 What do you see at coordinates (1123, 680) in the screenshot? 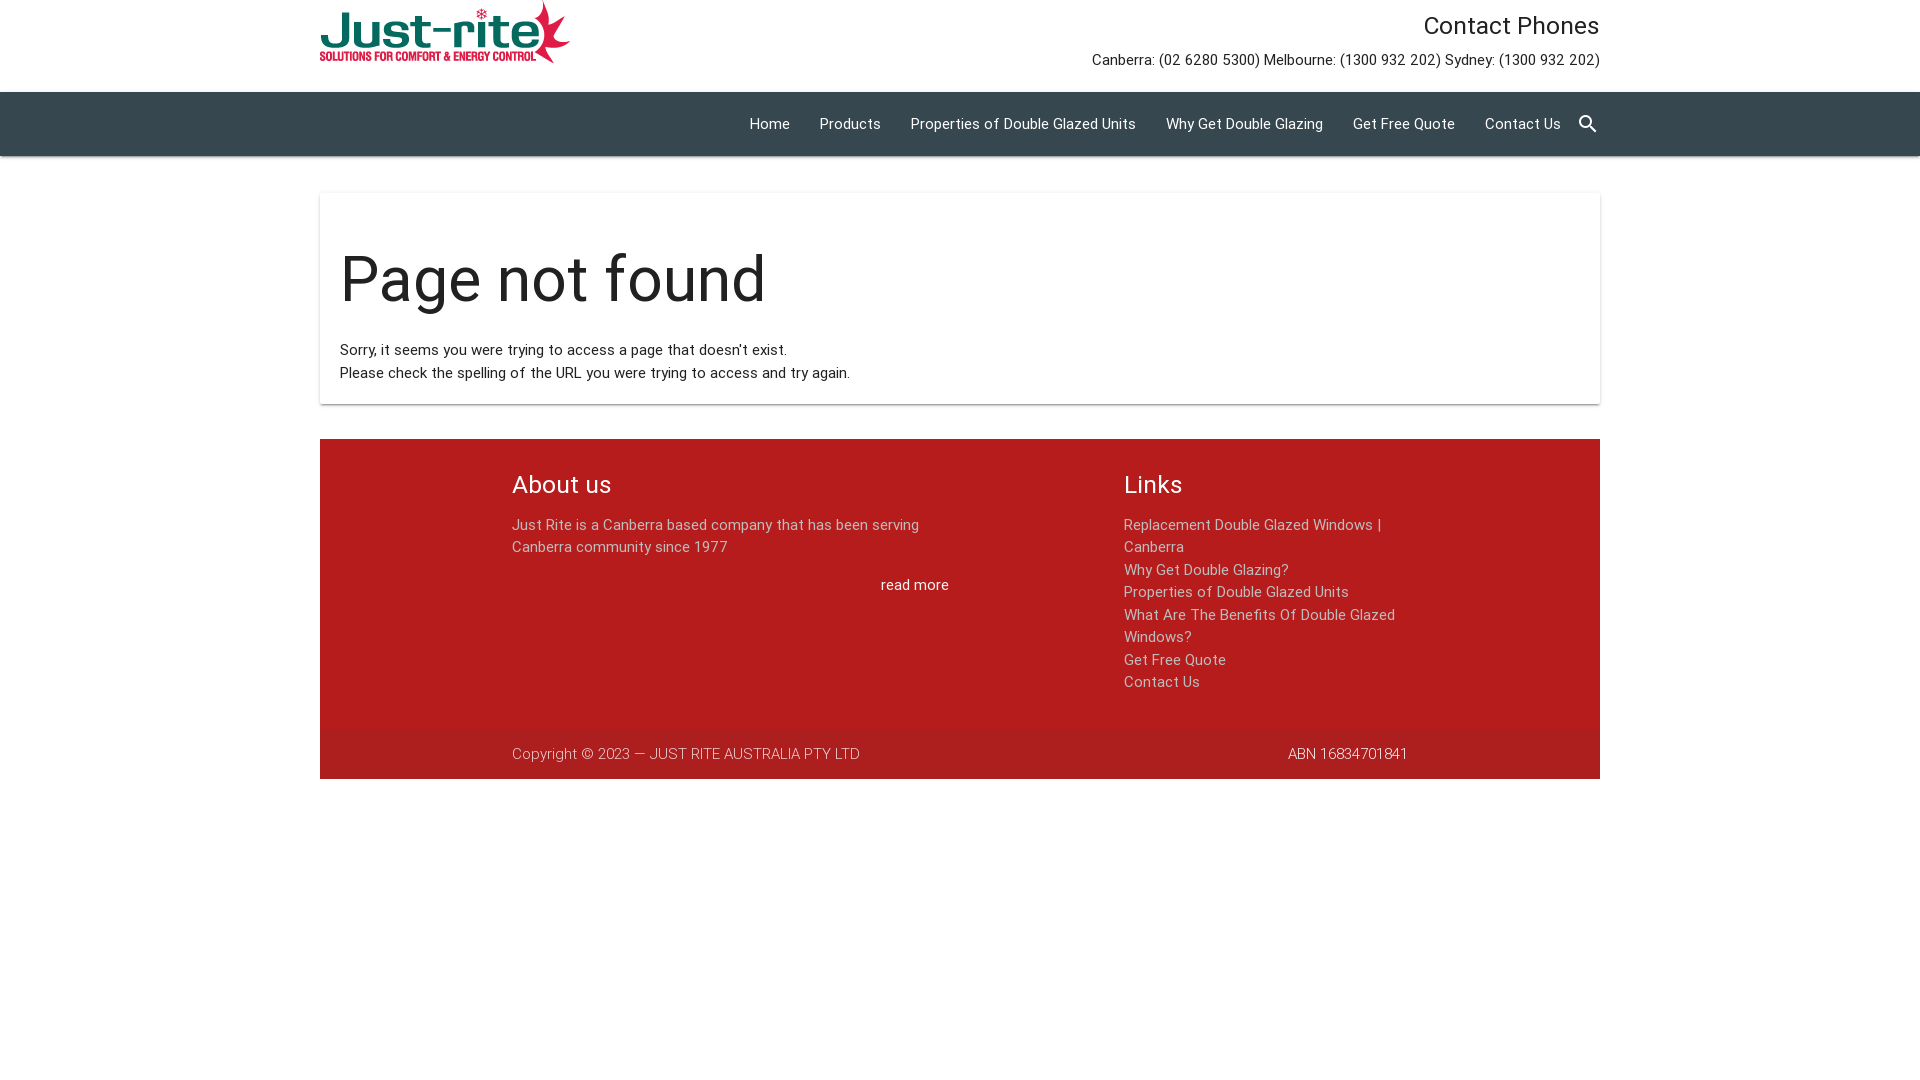
I see `'Contact Us'` at bounding box center [1123, 680].